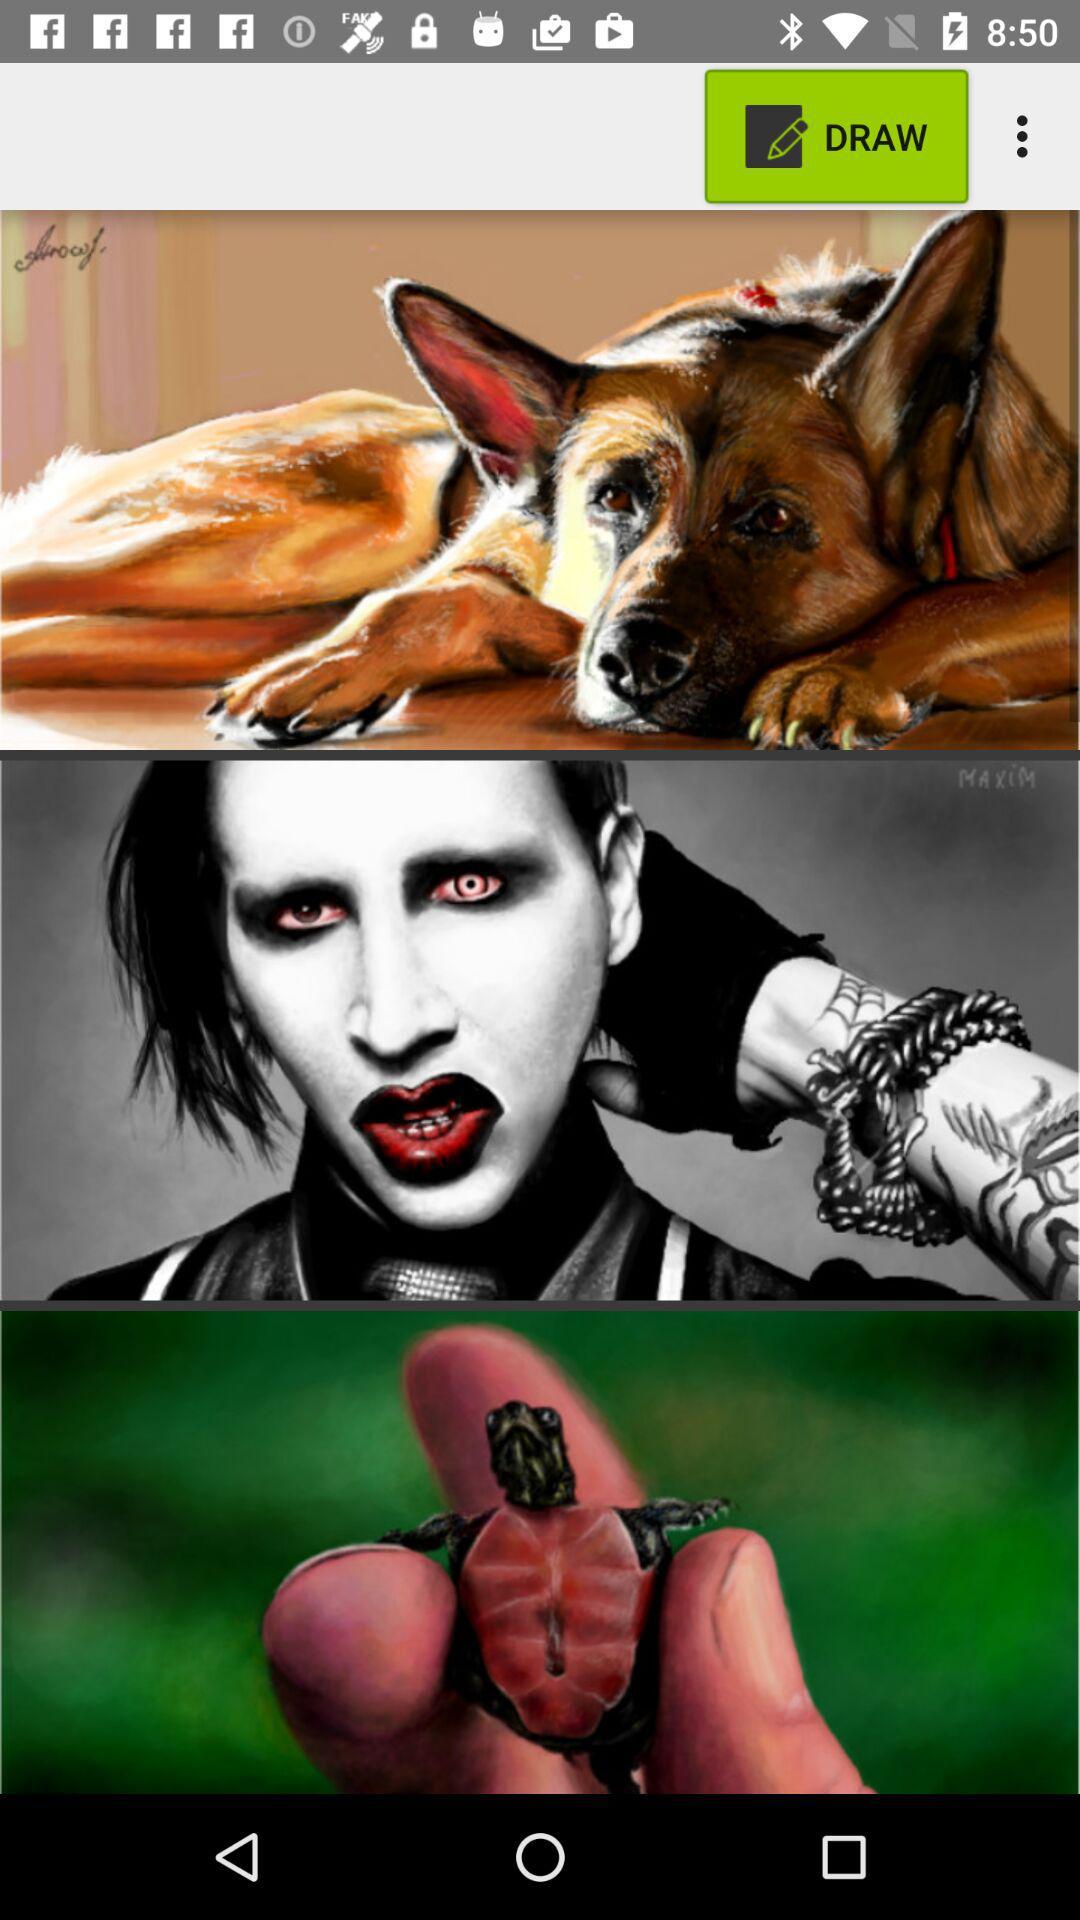 The height and width of the screenshot is (1920, 1080). I want to click on icon to the right of draw item, so click(1027, 135).